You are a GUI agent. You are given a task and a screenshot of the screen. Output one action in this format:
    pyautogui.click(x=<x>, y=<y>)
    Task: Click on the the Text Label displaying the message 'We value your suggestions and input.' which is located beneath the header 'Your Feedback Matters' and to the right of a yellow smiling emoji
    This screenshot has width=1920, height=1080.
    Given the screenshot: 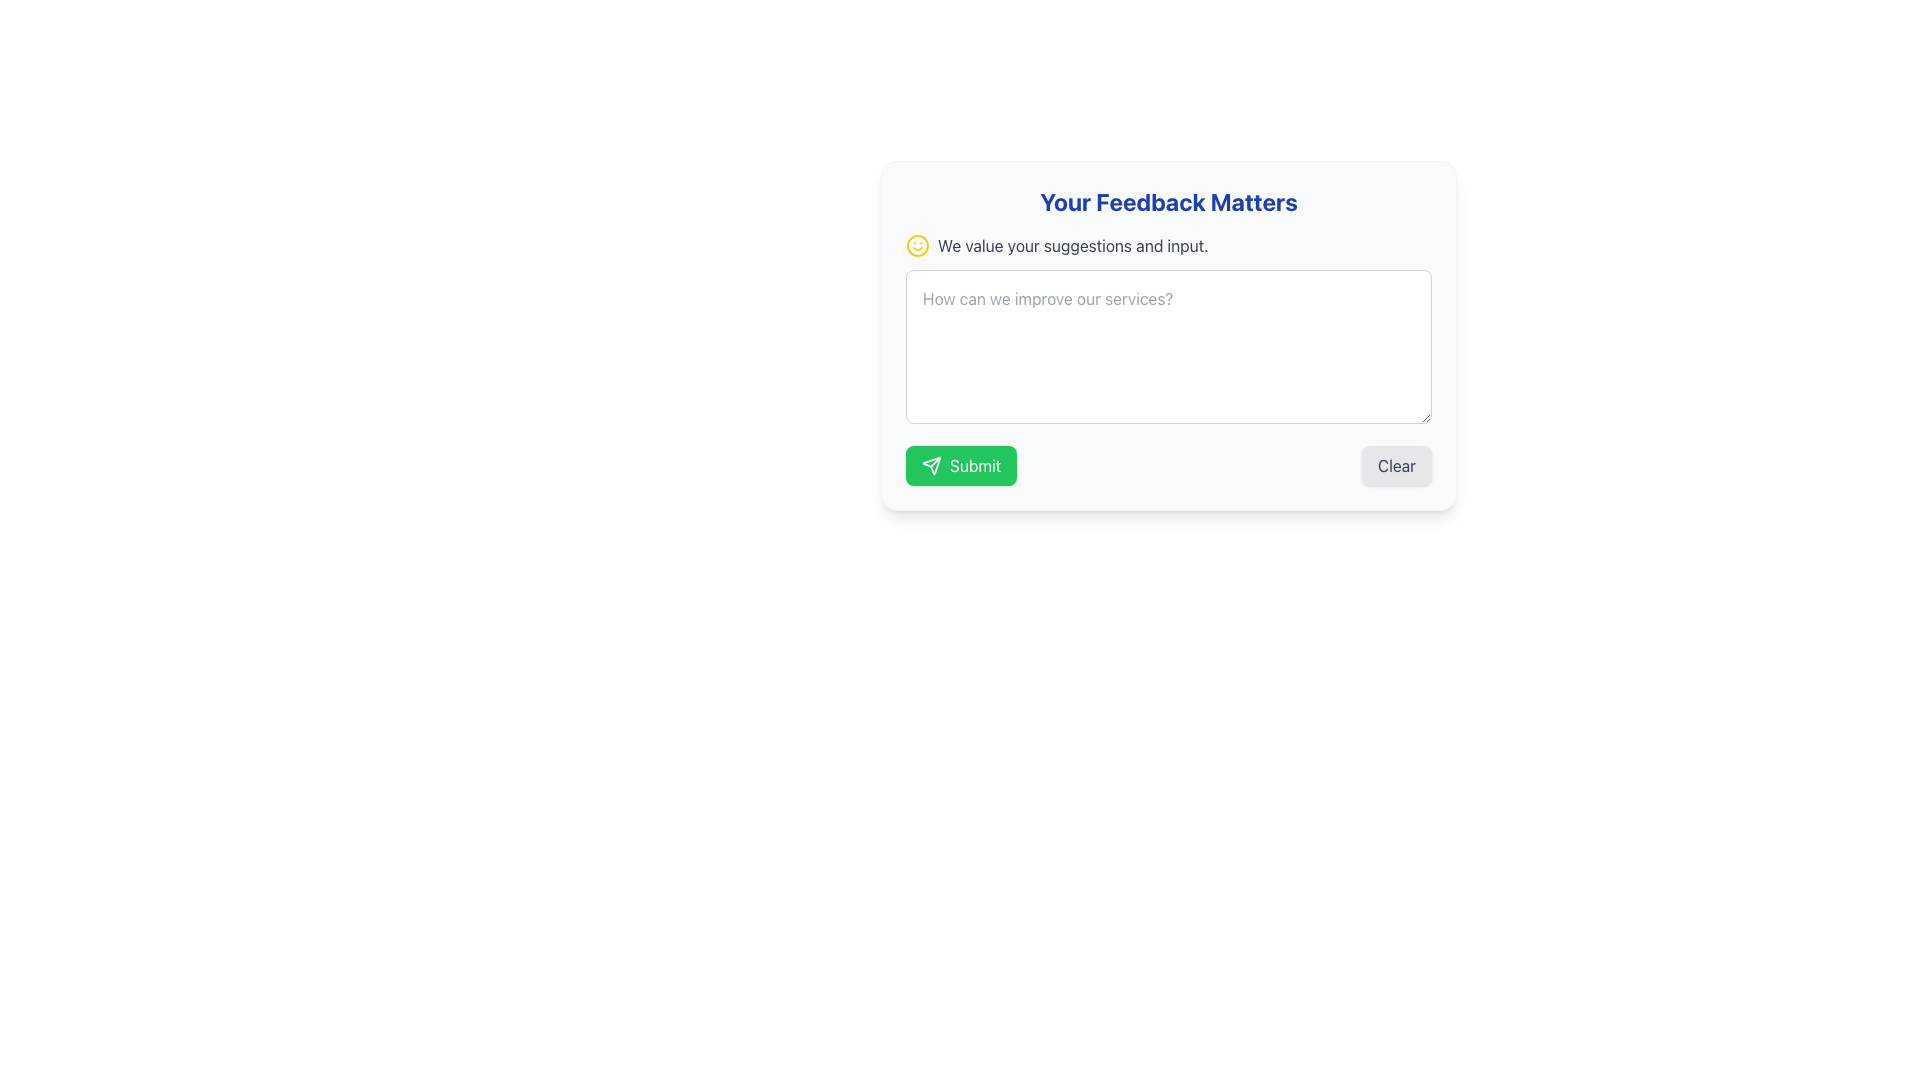 What is the action you would take?
    pyautogui.click(x=1072, y=245)
    